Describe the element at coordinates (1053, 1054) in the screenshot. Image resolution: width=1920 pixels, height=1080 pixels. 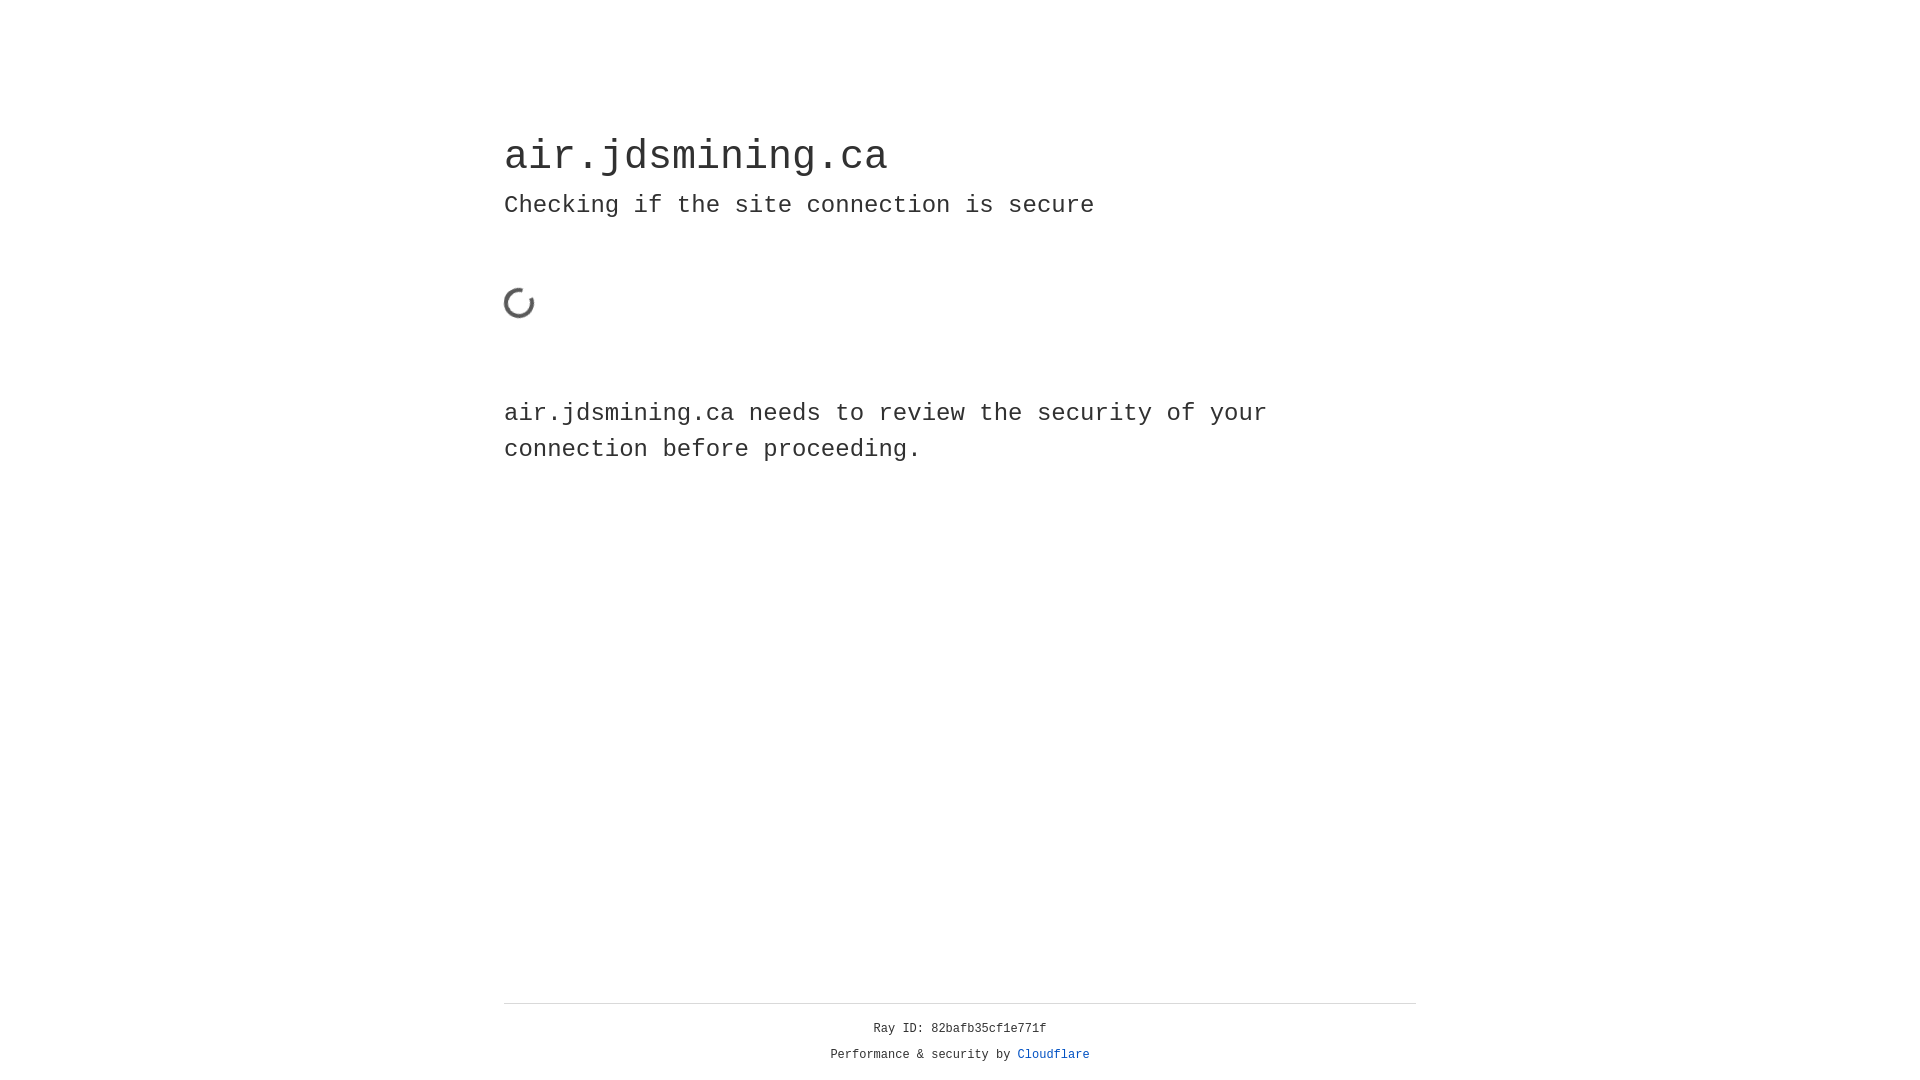
I see `'Cloudflare'` at that location.